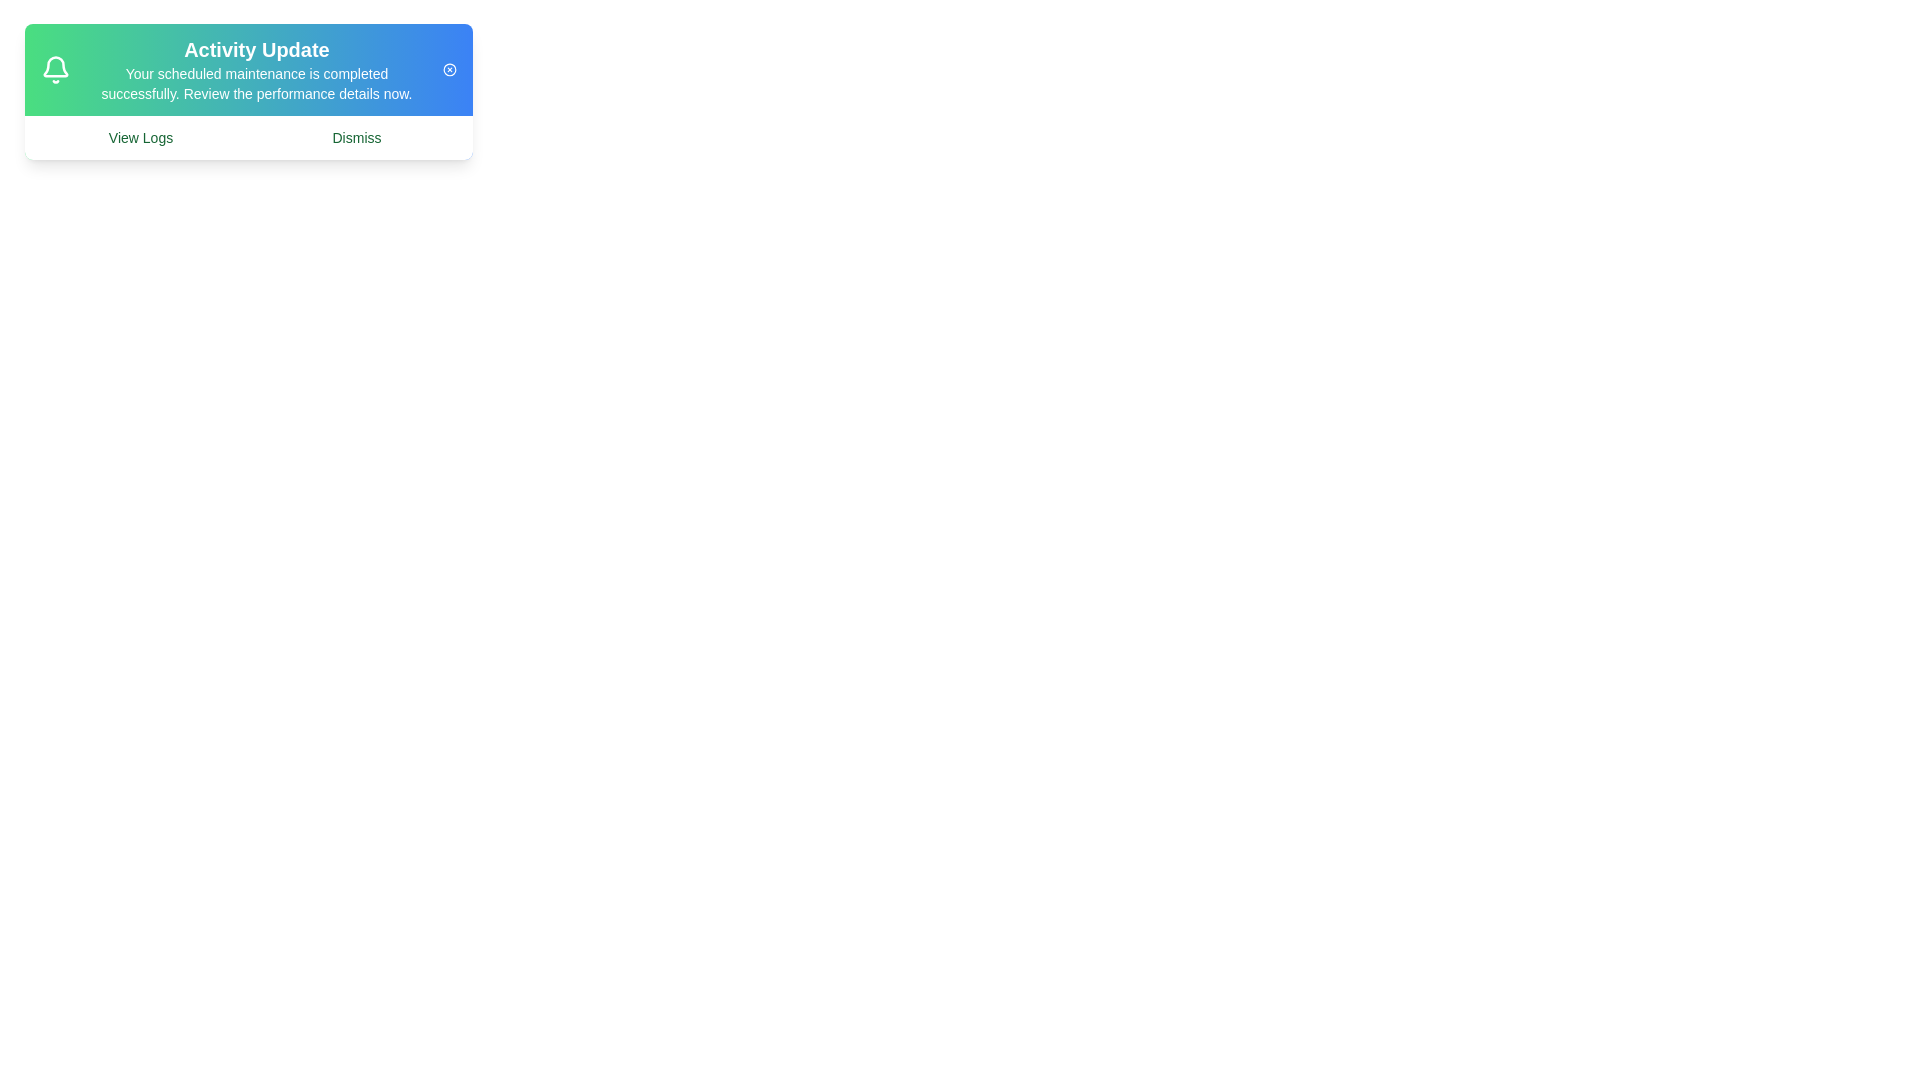 The image size is (1920, 1080). Describe the element at coordinates (139, 137) in the screenshot. I see `the button View Logs to observe its hover effect` at that location.